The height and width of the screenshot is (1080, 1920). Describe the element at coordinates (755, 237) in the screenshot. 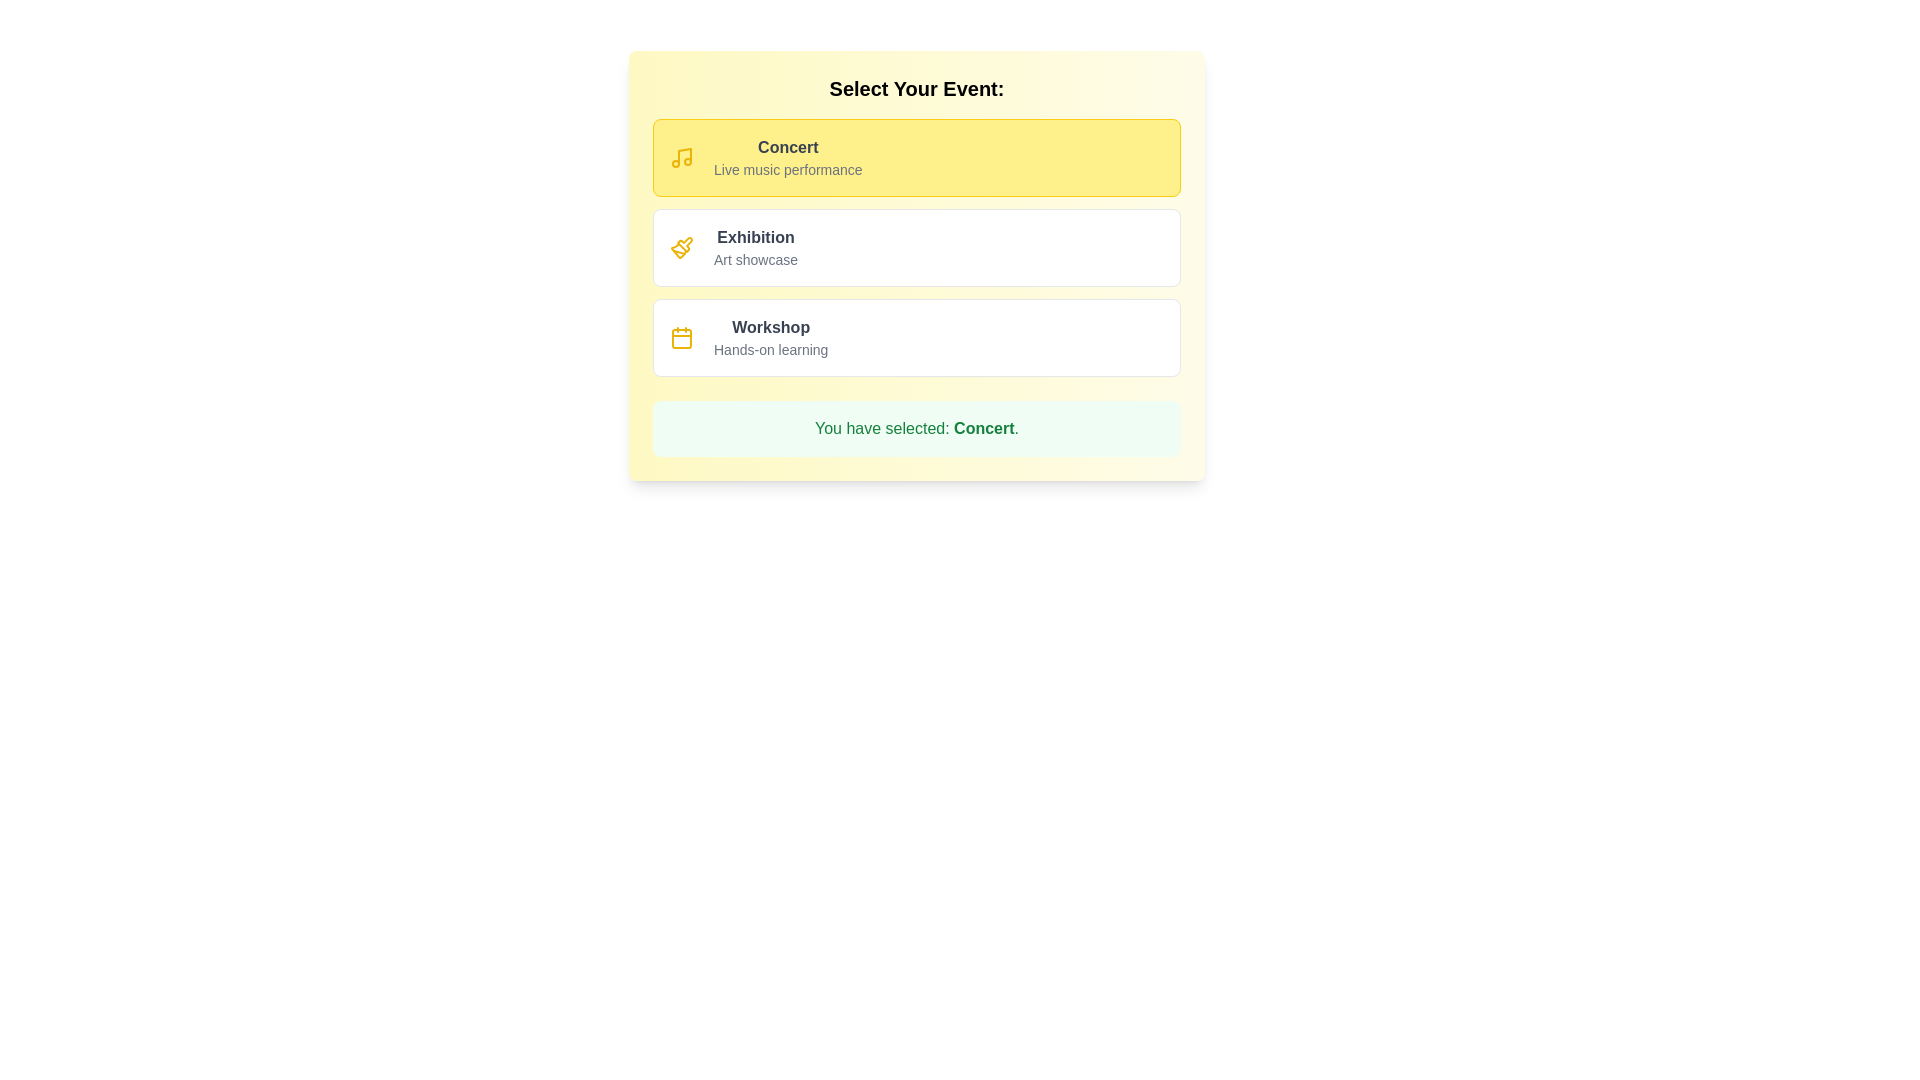

I see `bold-text label 'Exhibition' displayed in dark gray color on a light background, which is the first line of text in a menu-style interface section` at that location.